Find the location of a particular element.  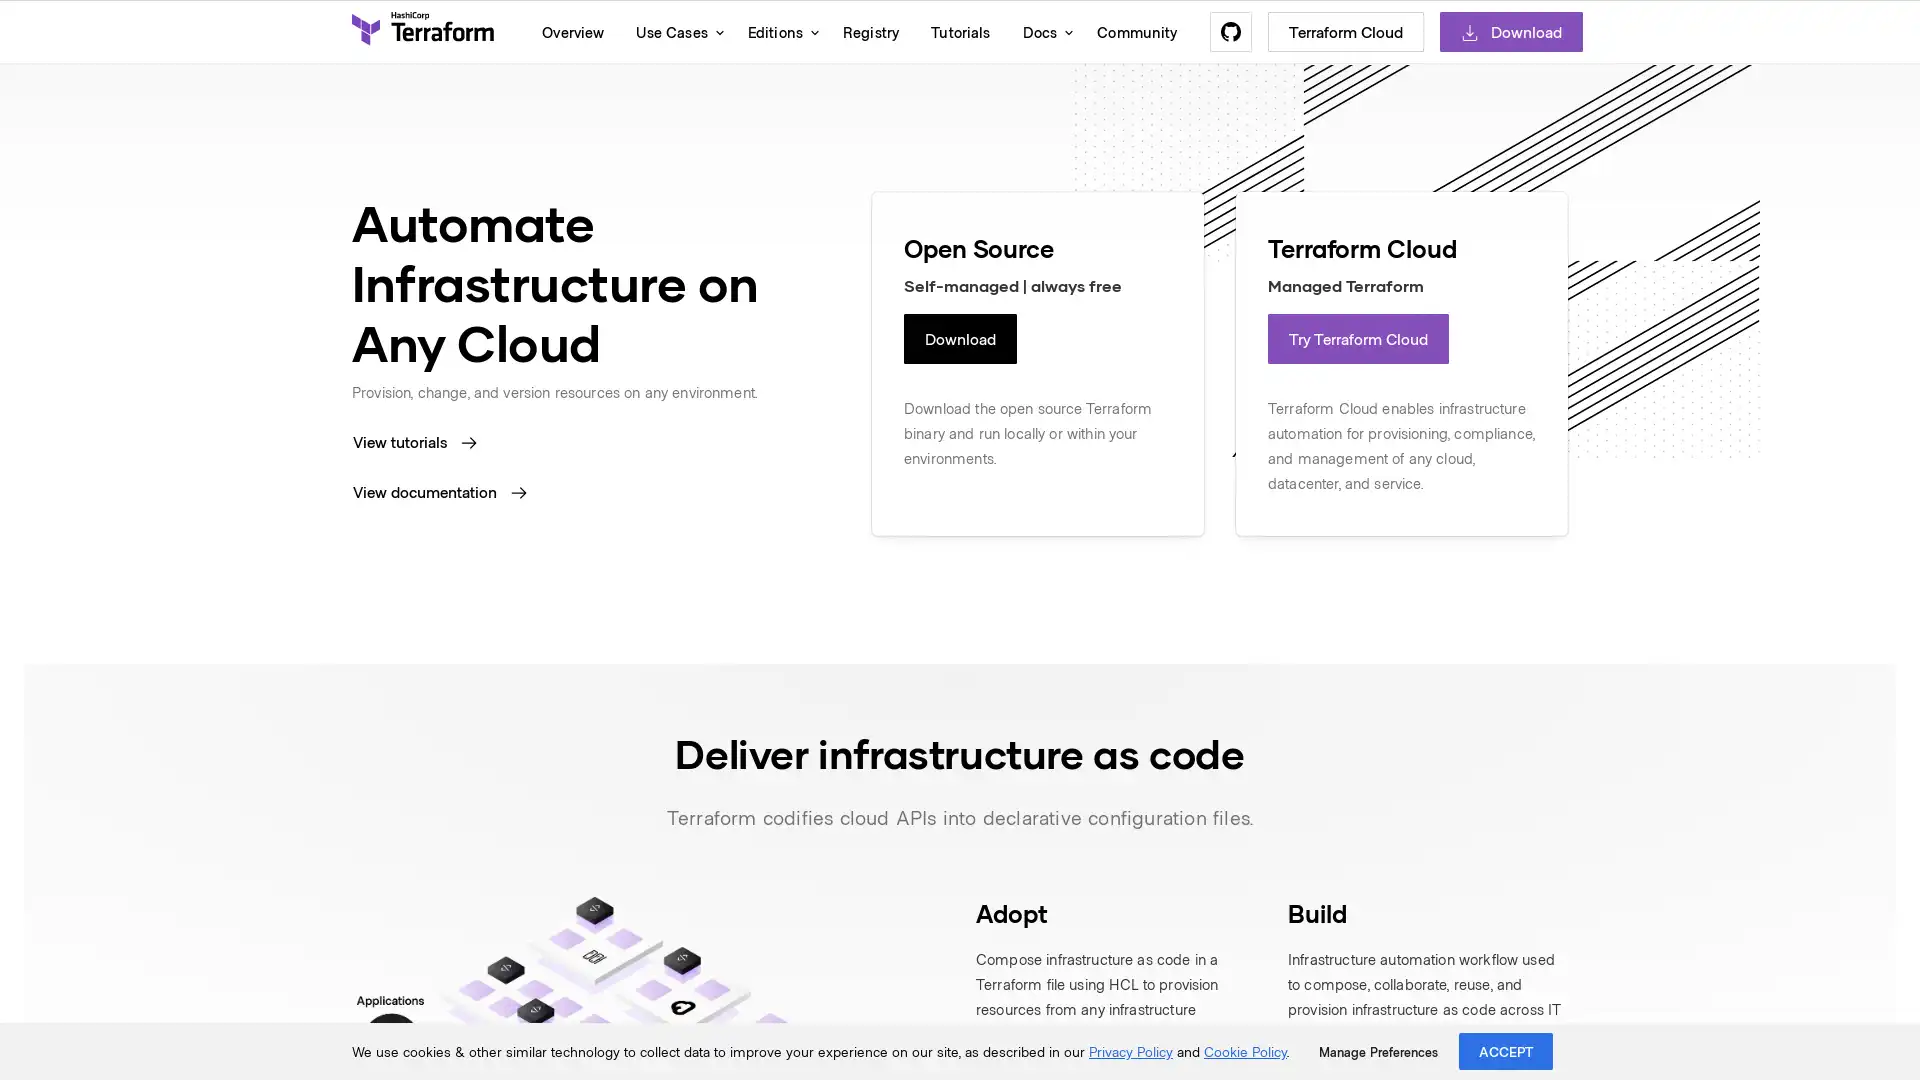

Use Cases is located at coordinates (675, 31).